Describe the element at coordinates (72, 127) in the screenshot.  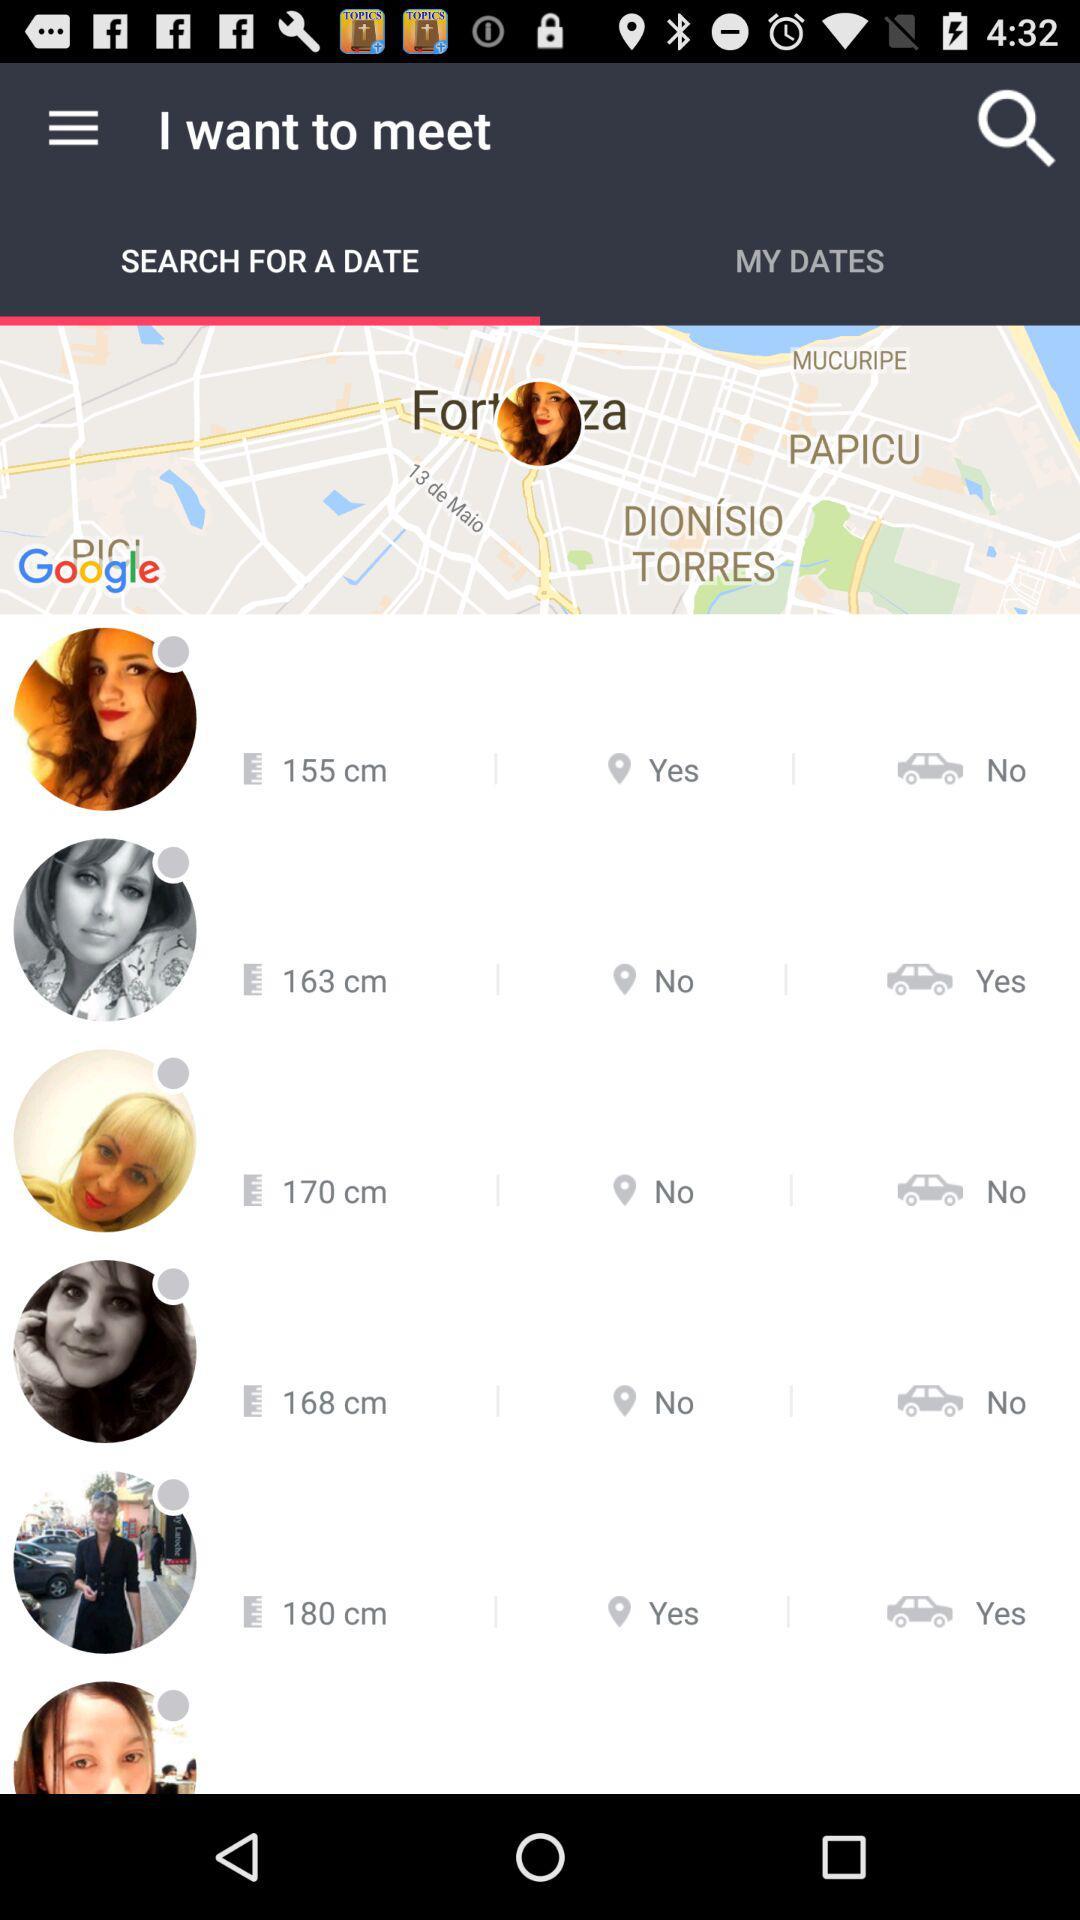
I see `icon next to the i want to app` at that location.